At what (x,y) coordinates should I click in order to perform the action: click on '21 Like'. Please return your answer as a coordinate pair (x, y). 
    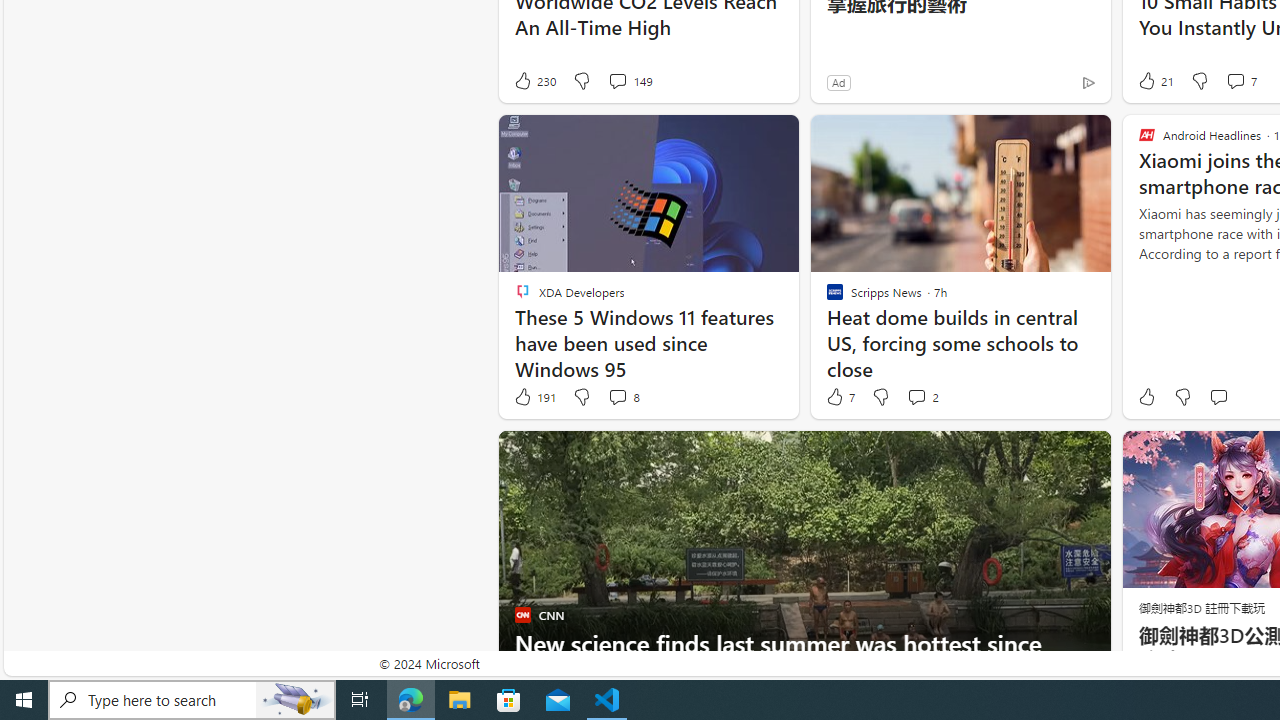
    Looking at the image, I should click on (1154, 80).